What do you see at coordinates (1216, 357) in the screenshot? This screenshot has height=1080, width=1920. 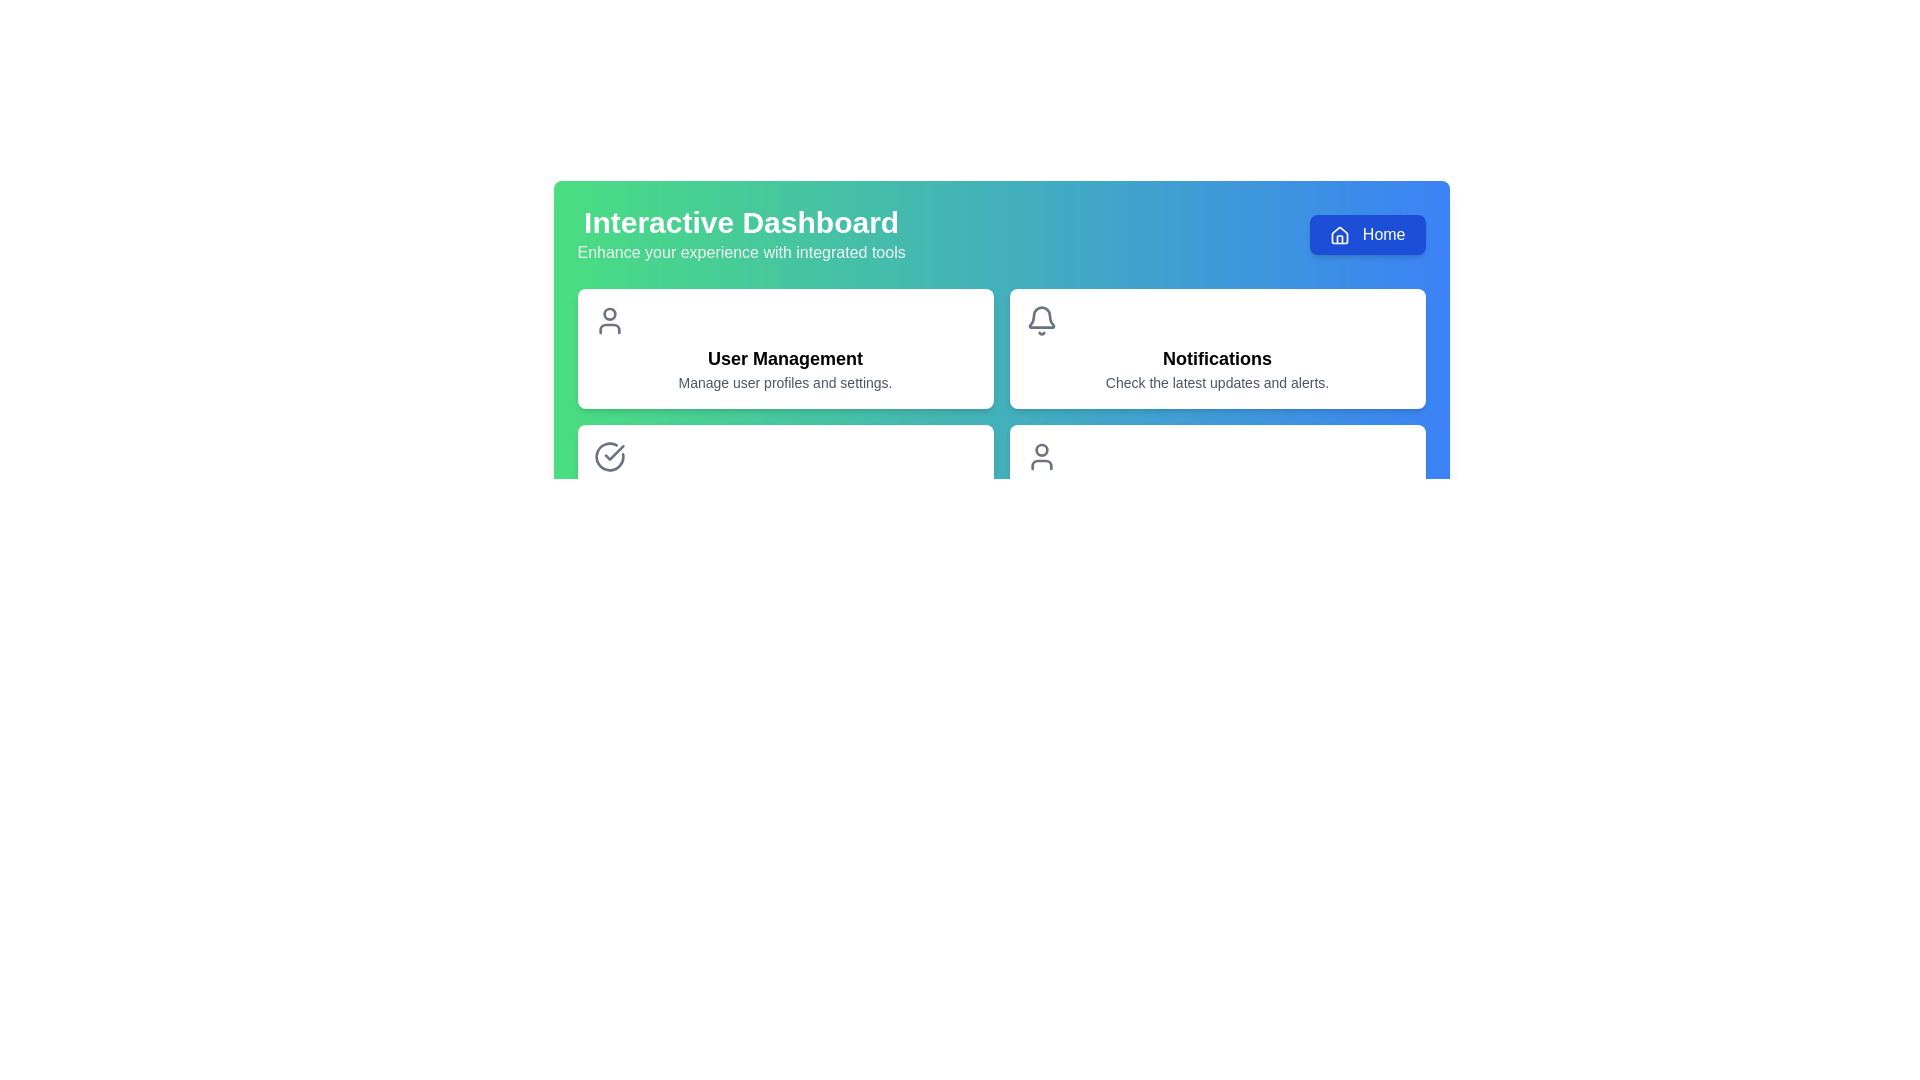 I see `text label displaying 'Notifications' which is bold and positioned between the bell icon and the description text in the top-right quadrant of the interface` at bounding box center [1216, 357].